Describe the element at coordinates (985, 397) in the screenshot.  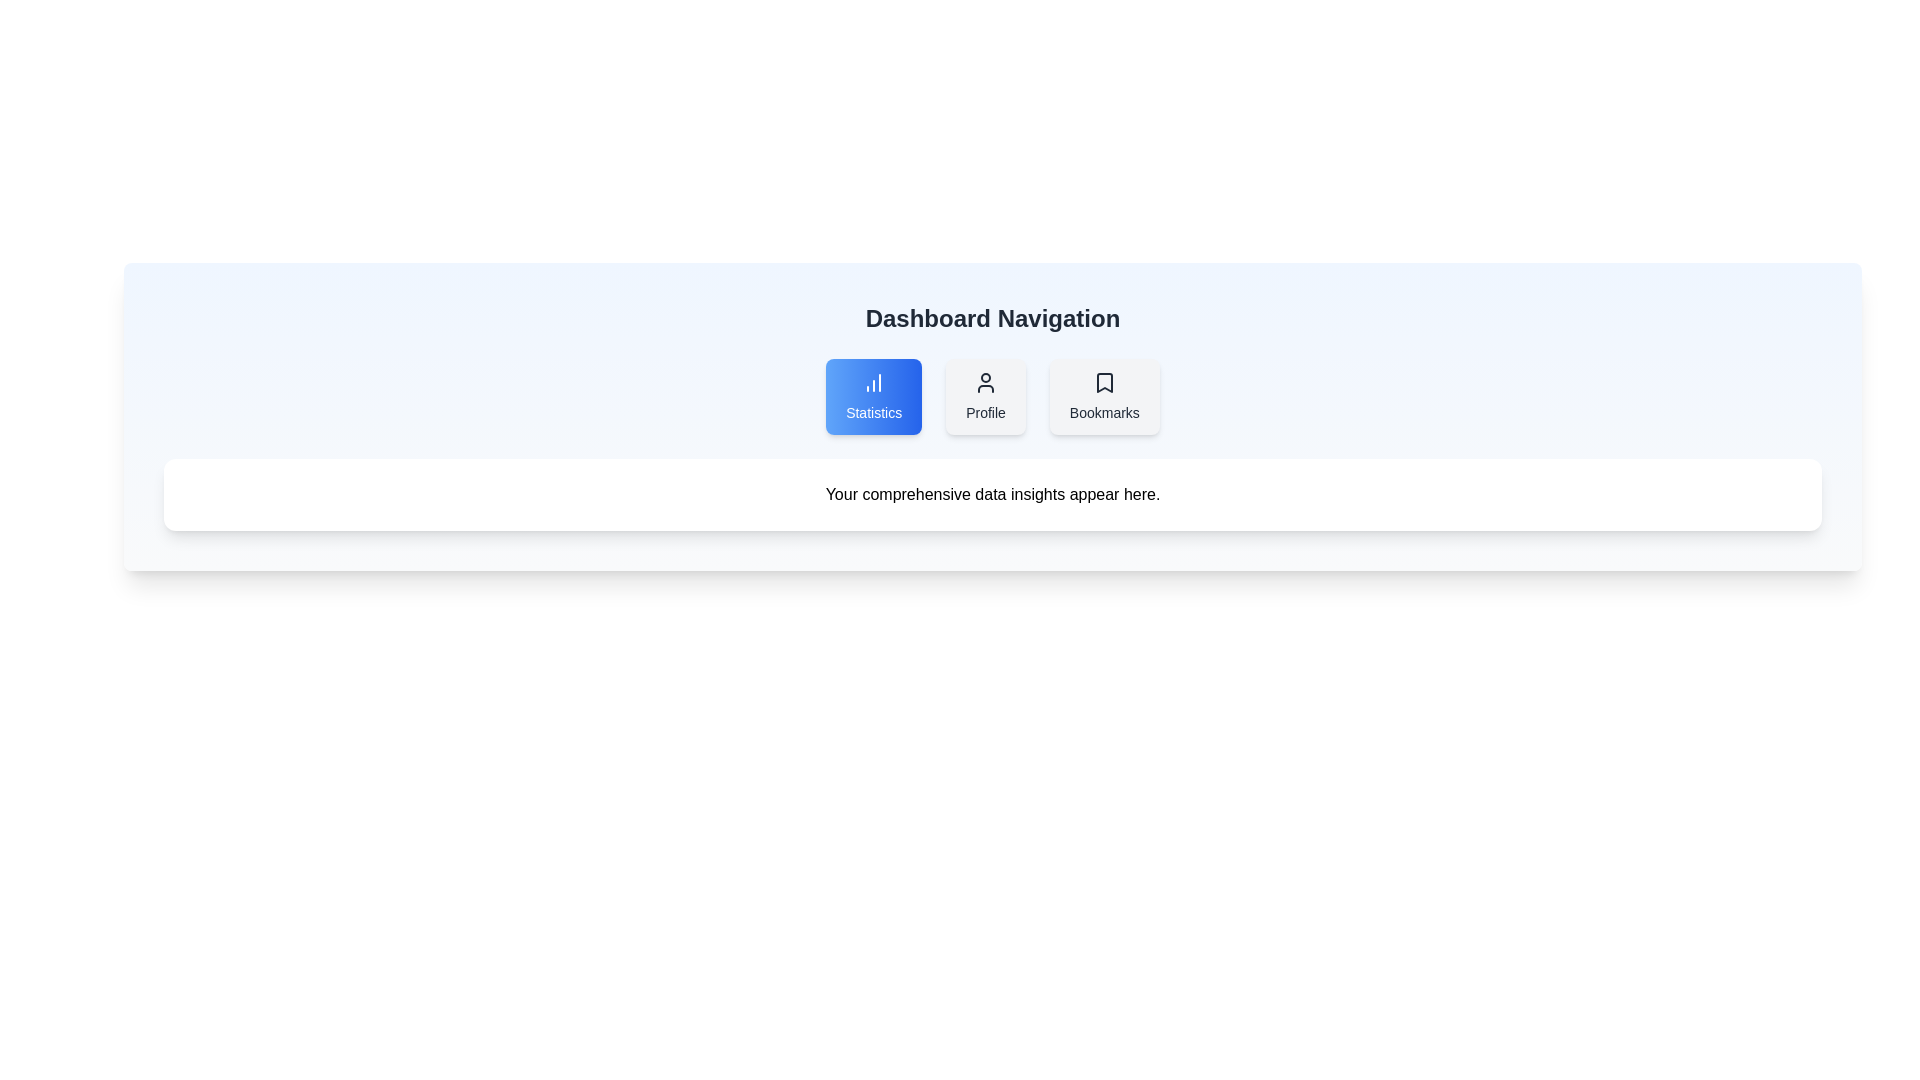
I see `the second button in the horizontal navigation menu` at that location.